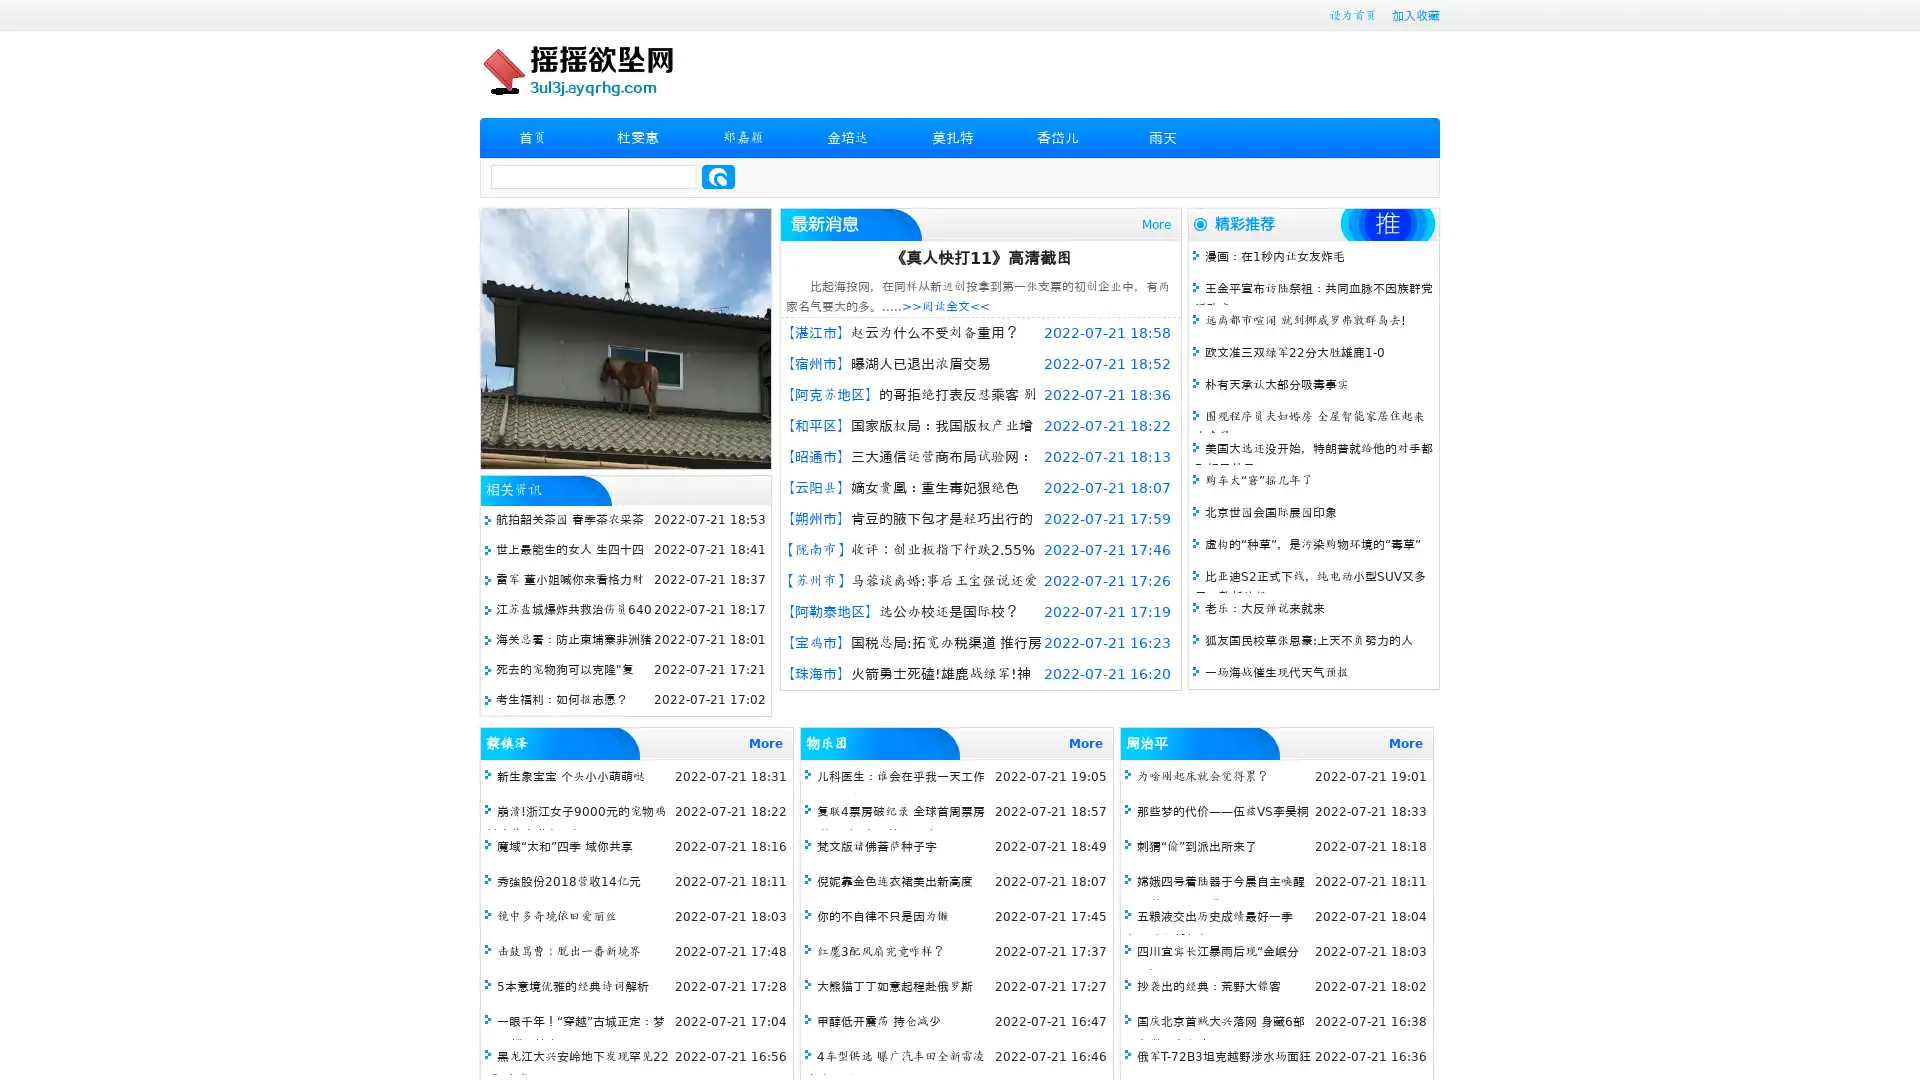 The image size is (1920, 1080). Describe the element at coordinates (718, 176) in the screenshot. I see `Search` at that location.